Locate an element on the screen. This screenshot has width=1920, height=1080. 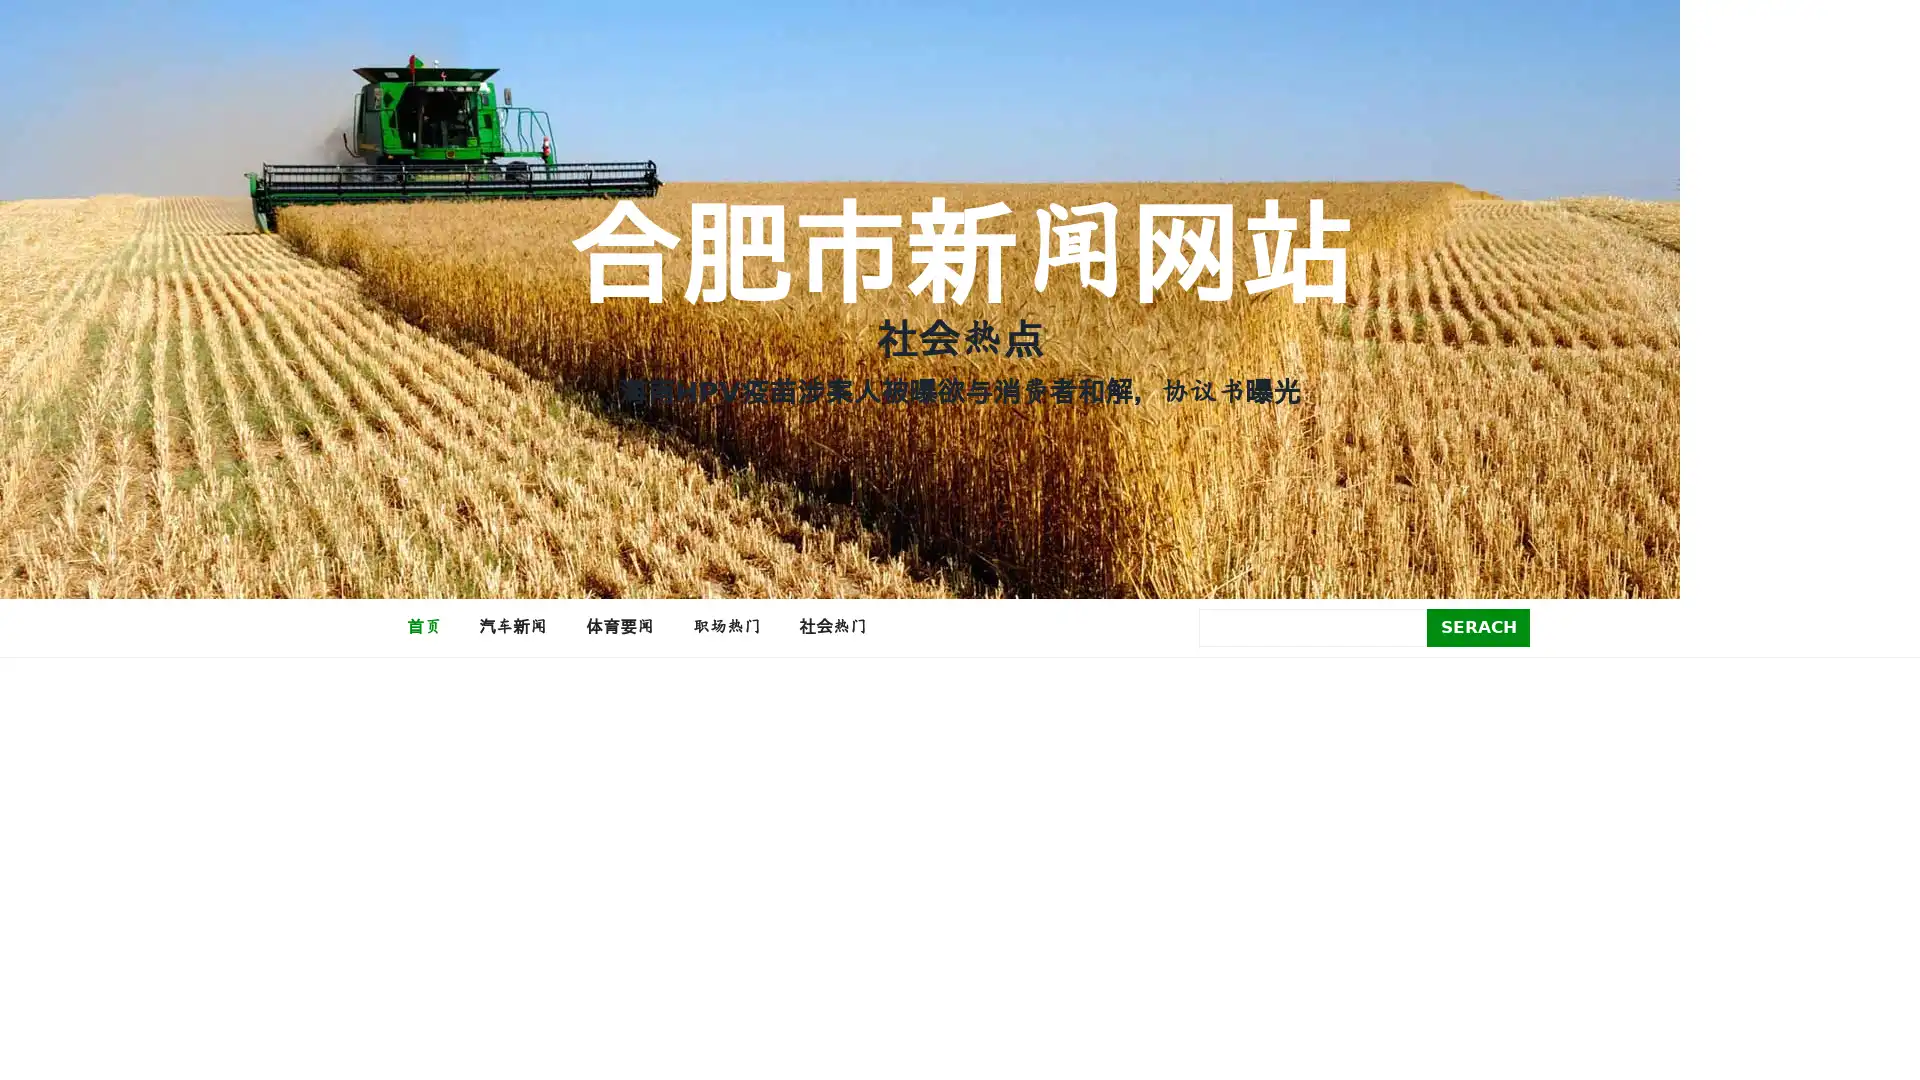
serach is located at coordinates (1478, 626).